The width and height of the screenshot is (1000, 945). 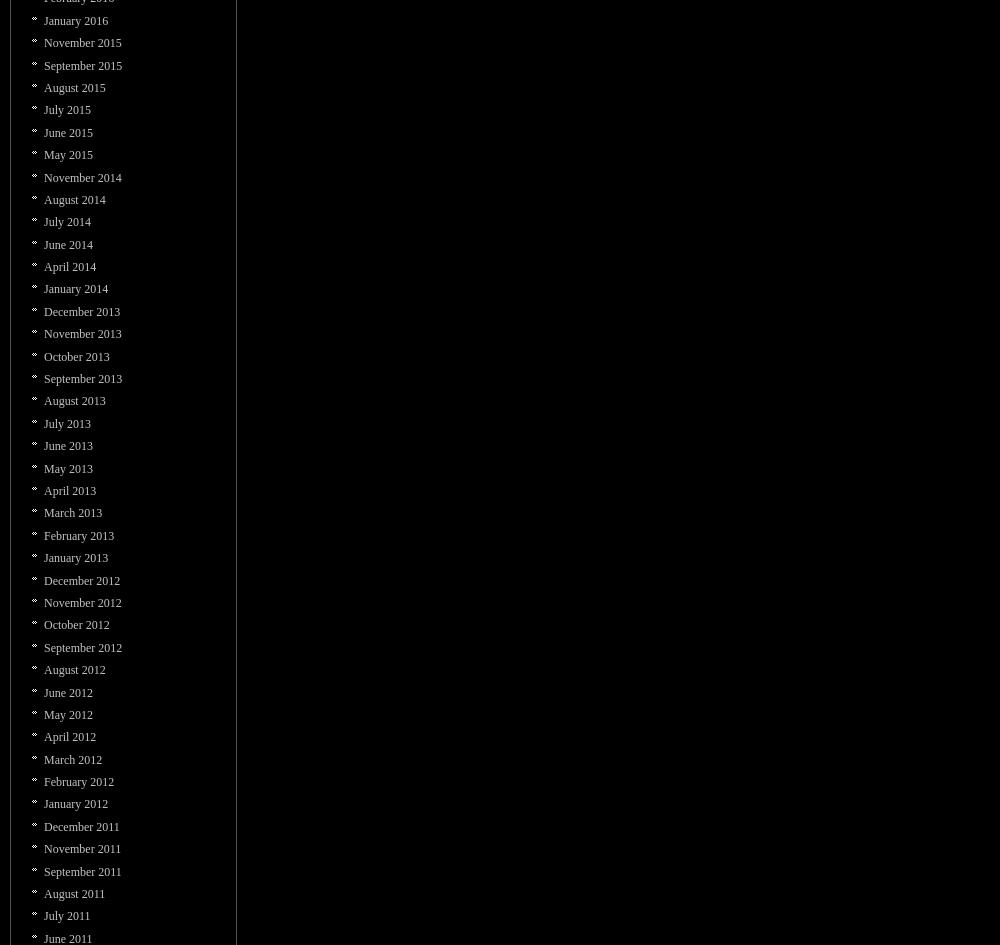 I want to click on 'January 2014', so click(x=75, y=288).